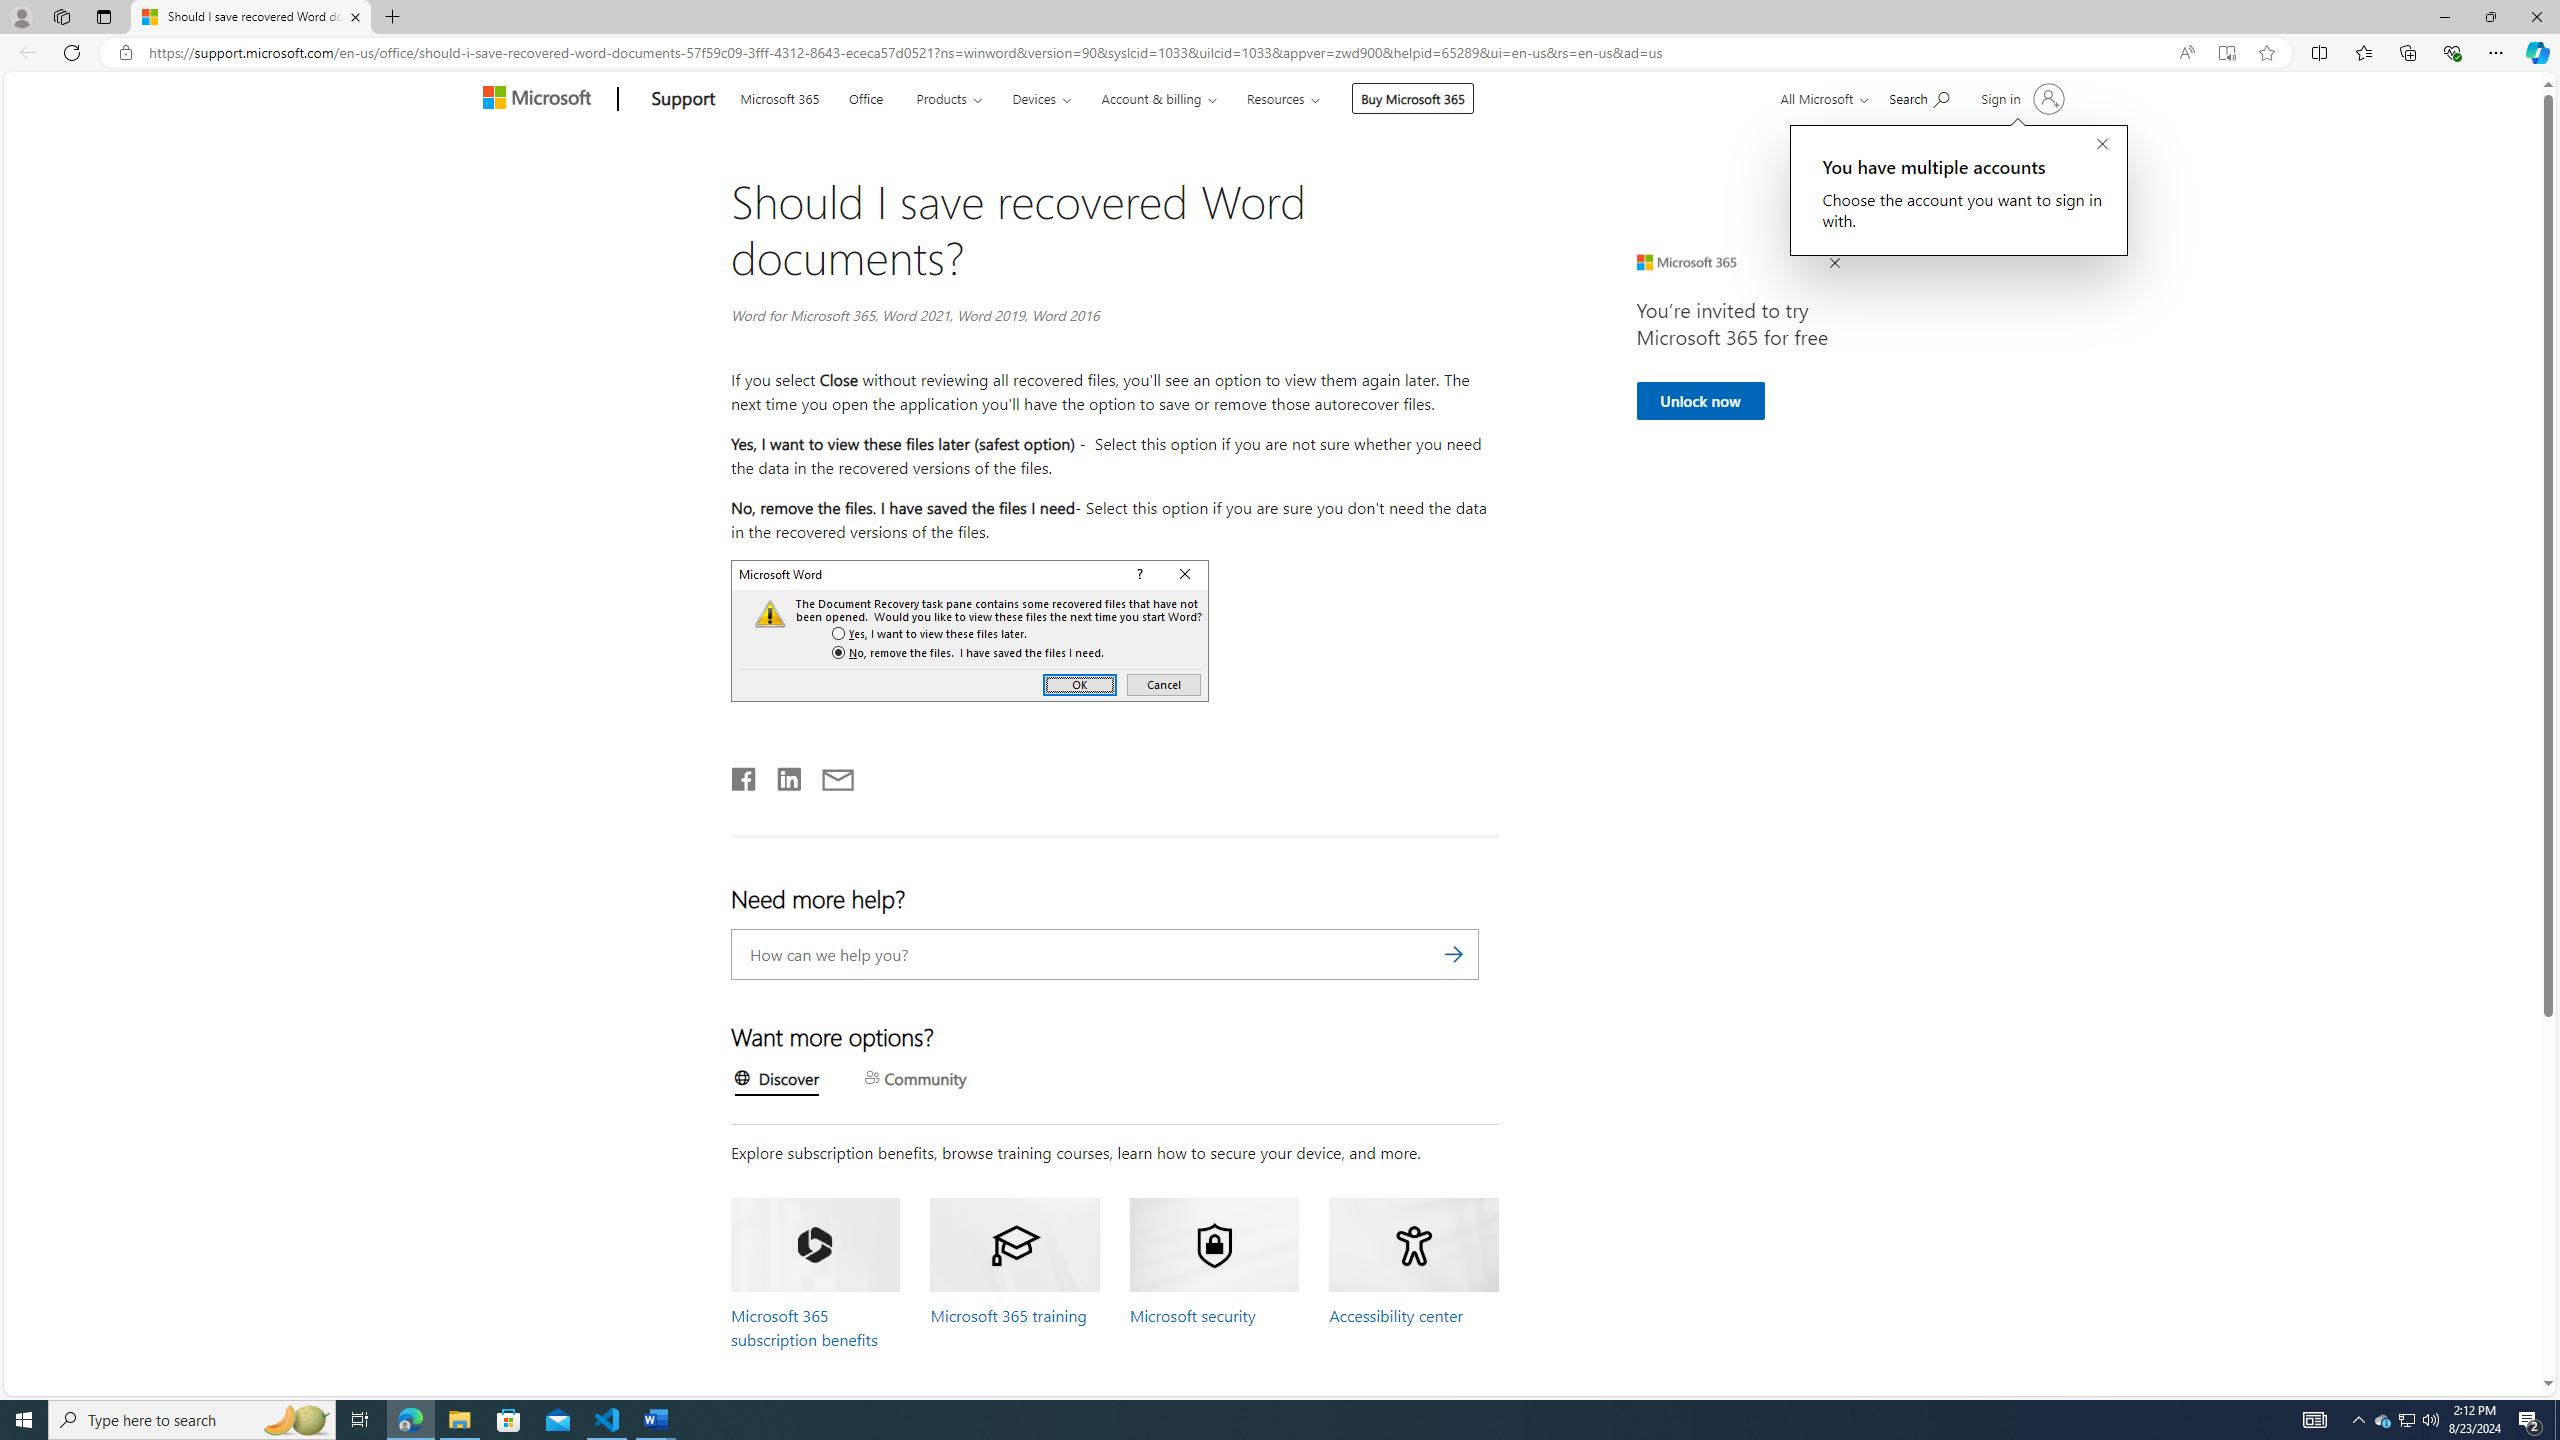 The image size is (2560, 1440). Describe the element at coordinates (1413, 97) in the screenshot. I see `'Buy Microsoft 365'` at that location.